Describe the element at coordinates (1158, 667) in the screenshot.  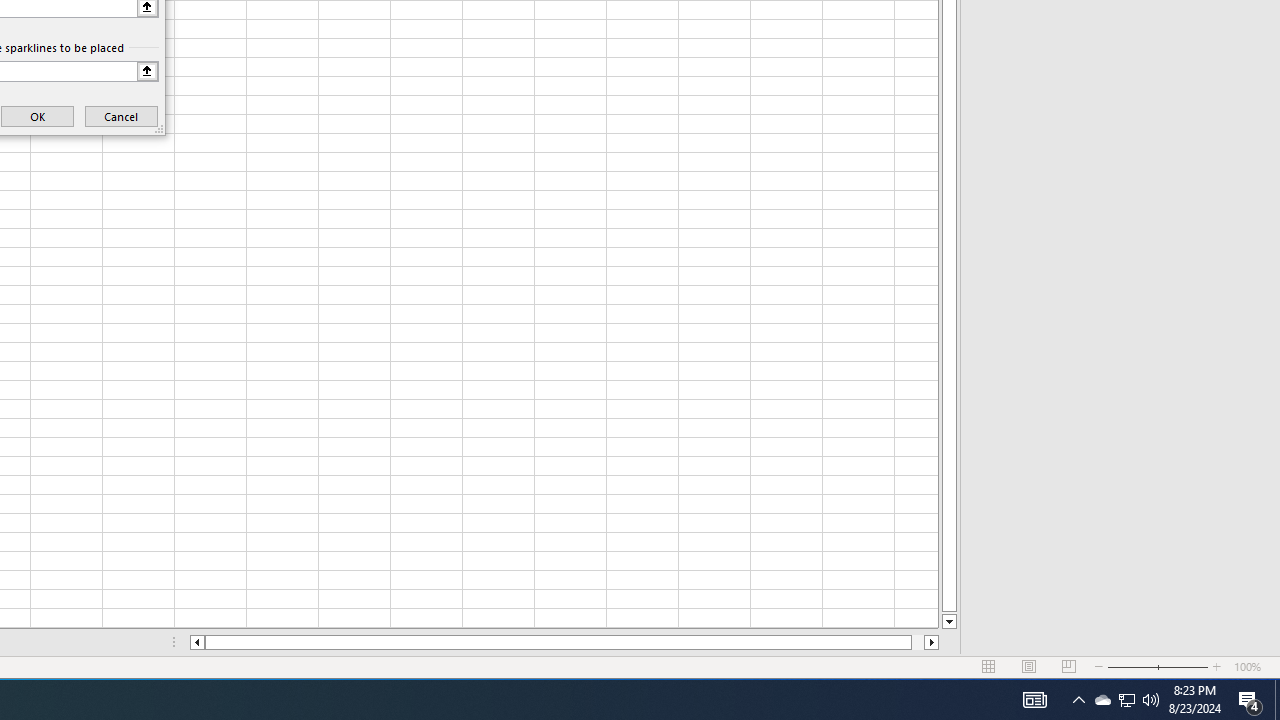
I see `'Zoom'` at that location.